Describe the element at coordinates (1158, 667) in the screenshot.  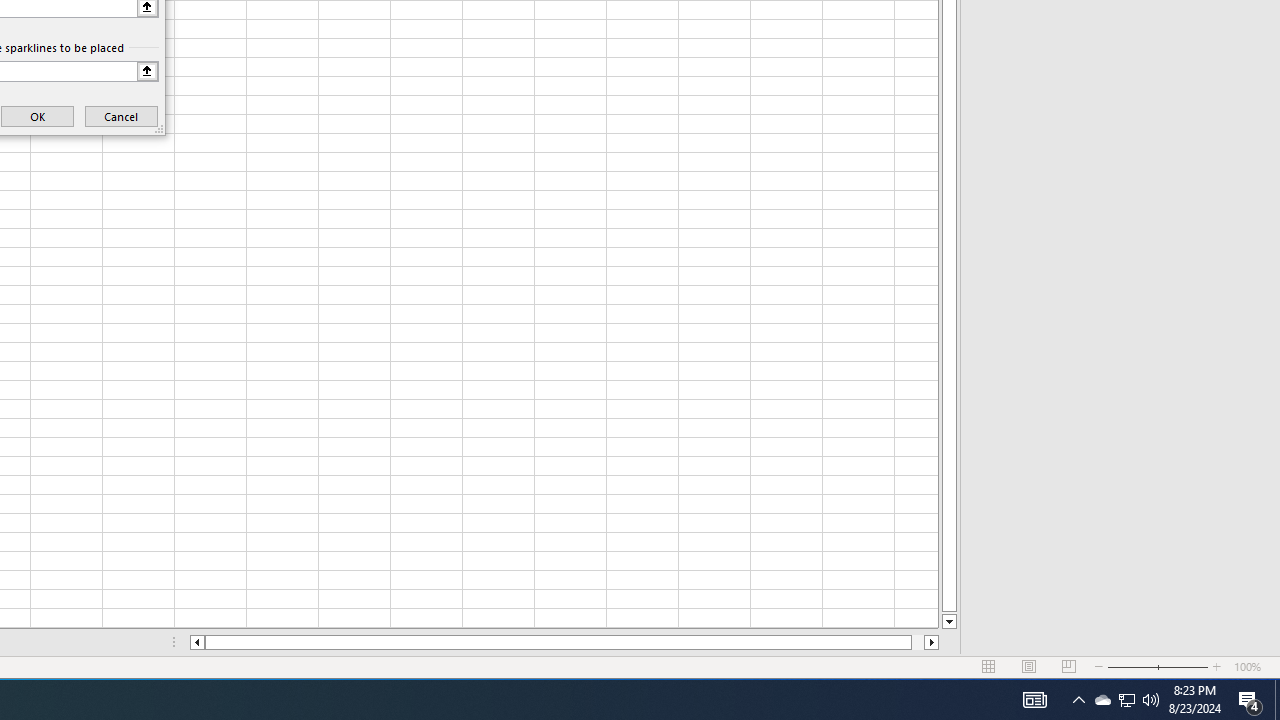
I see `'Zoom'` at that location.